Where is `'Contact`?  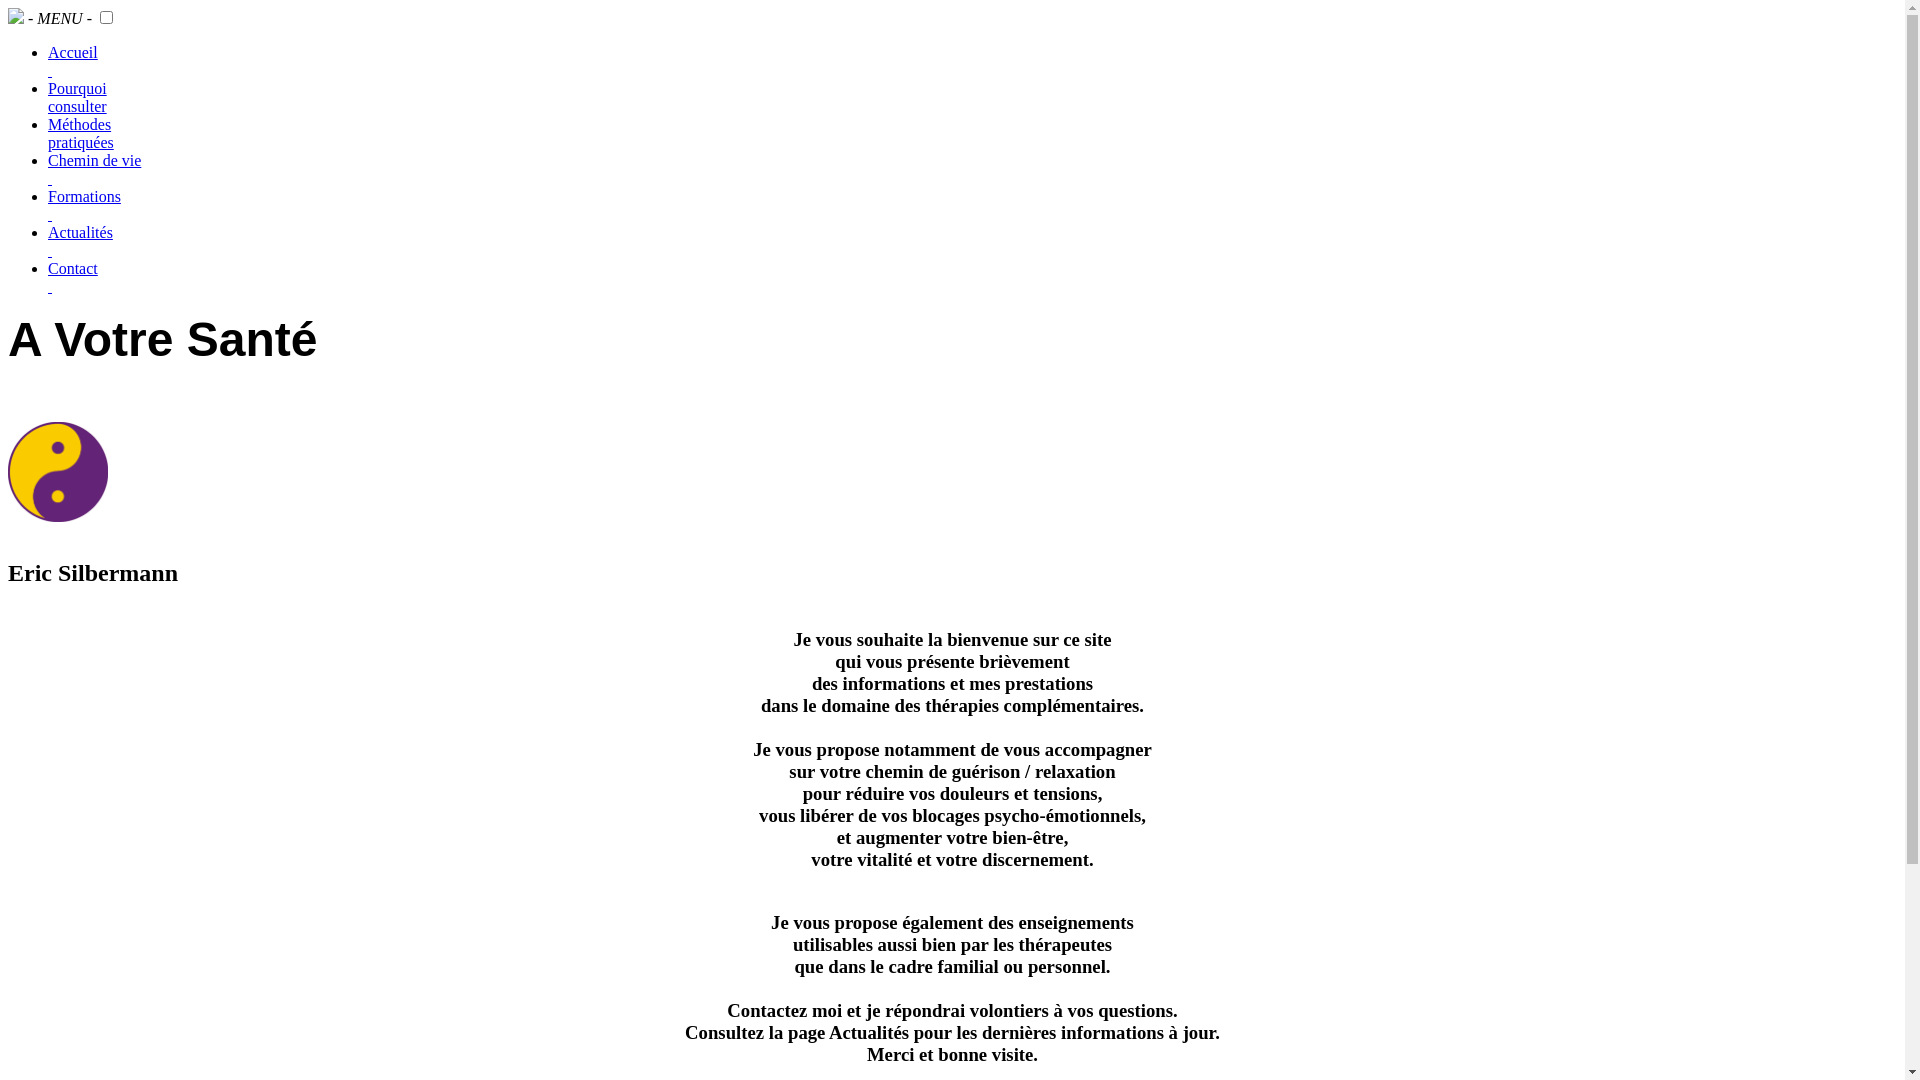
'Contact is located at coordinates (72, 277).